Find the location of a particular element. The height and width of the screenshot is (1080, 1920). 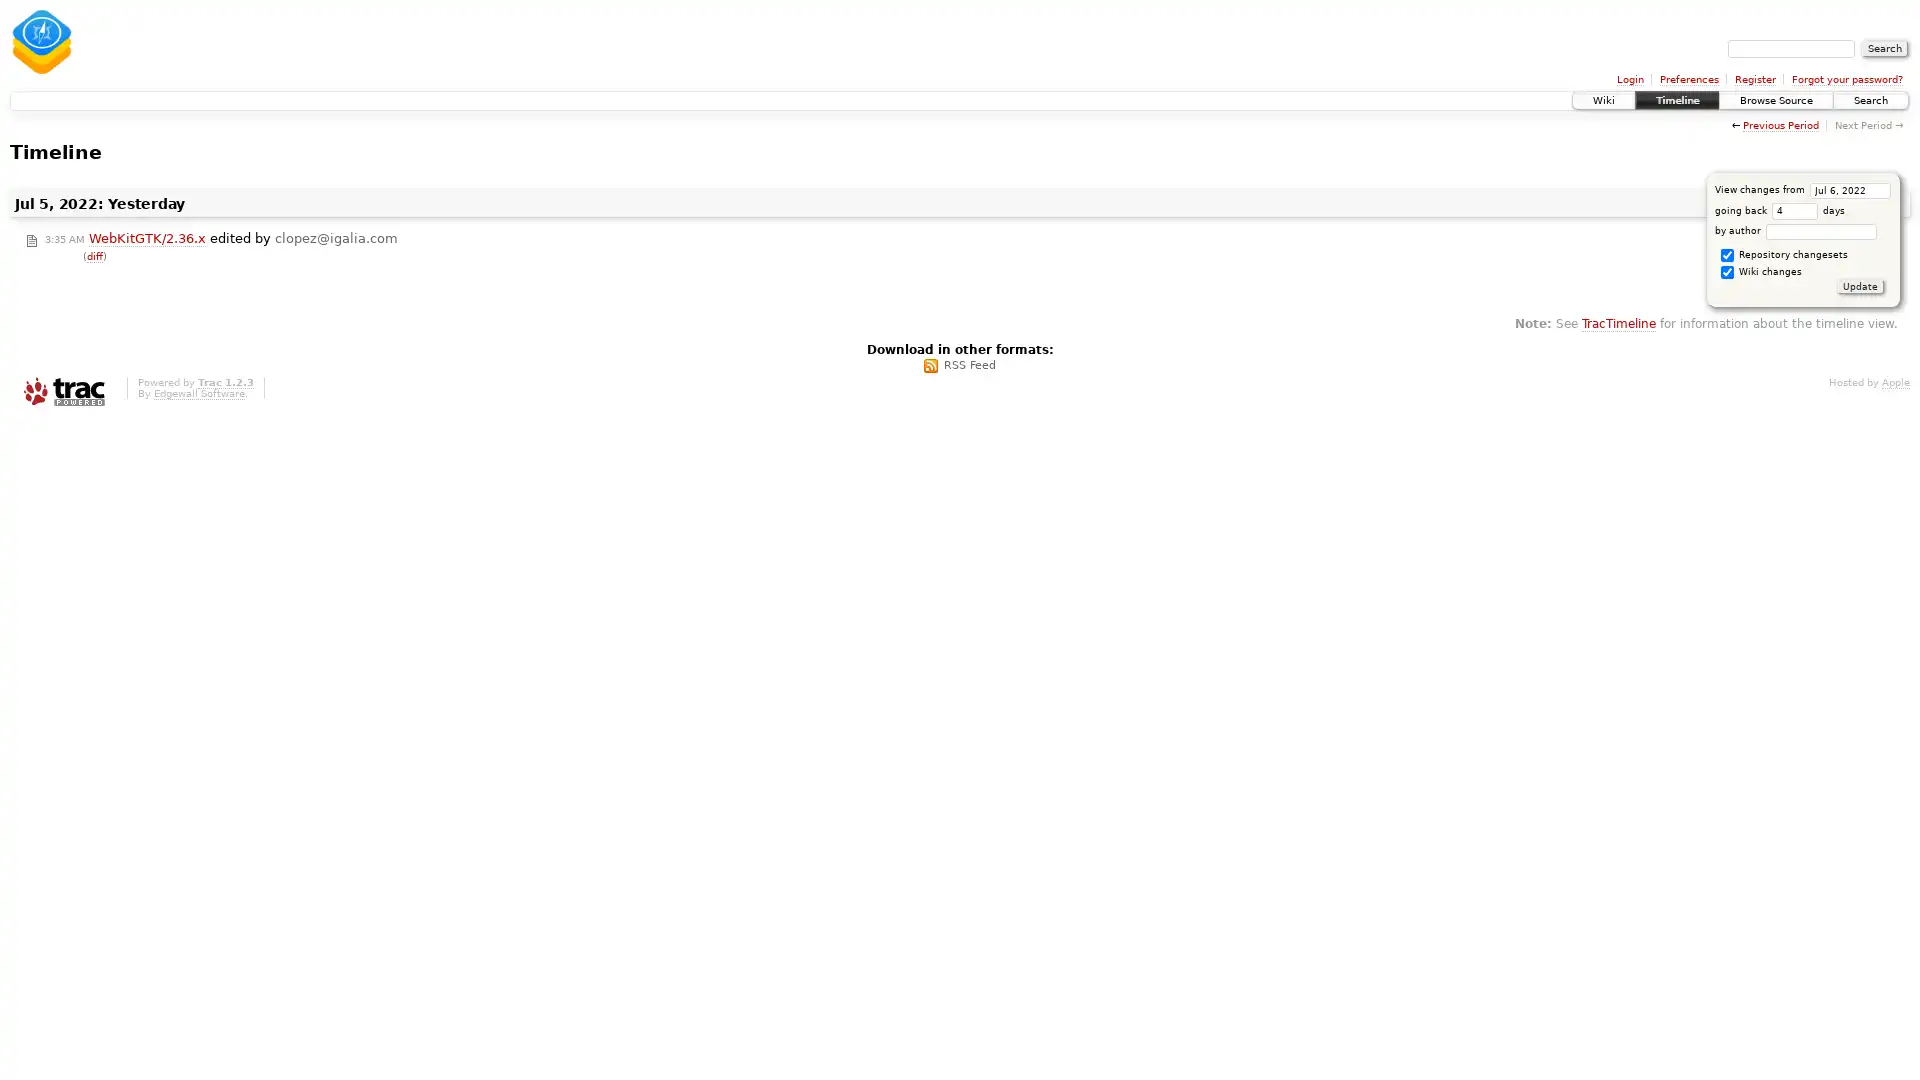

Update is located at coordinates (1859, 286).